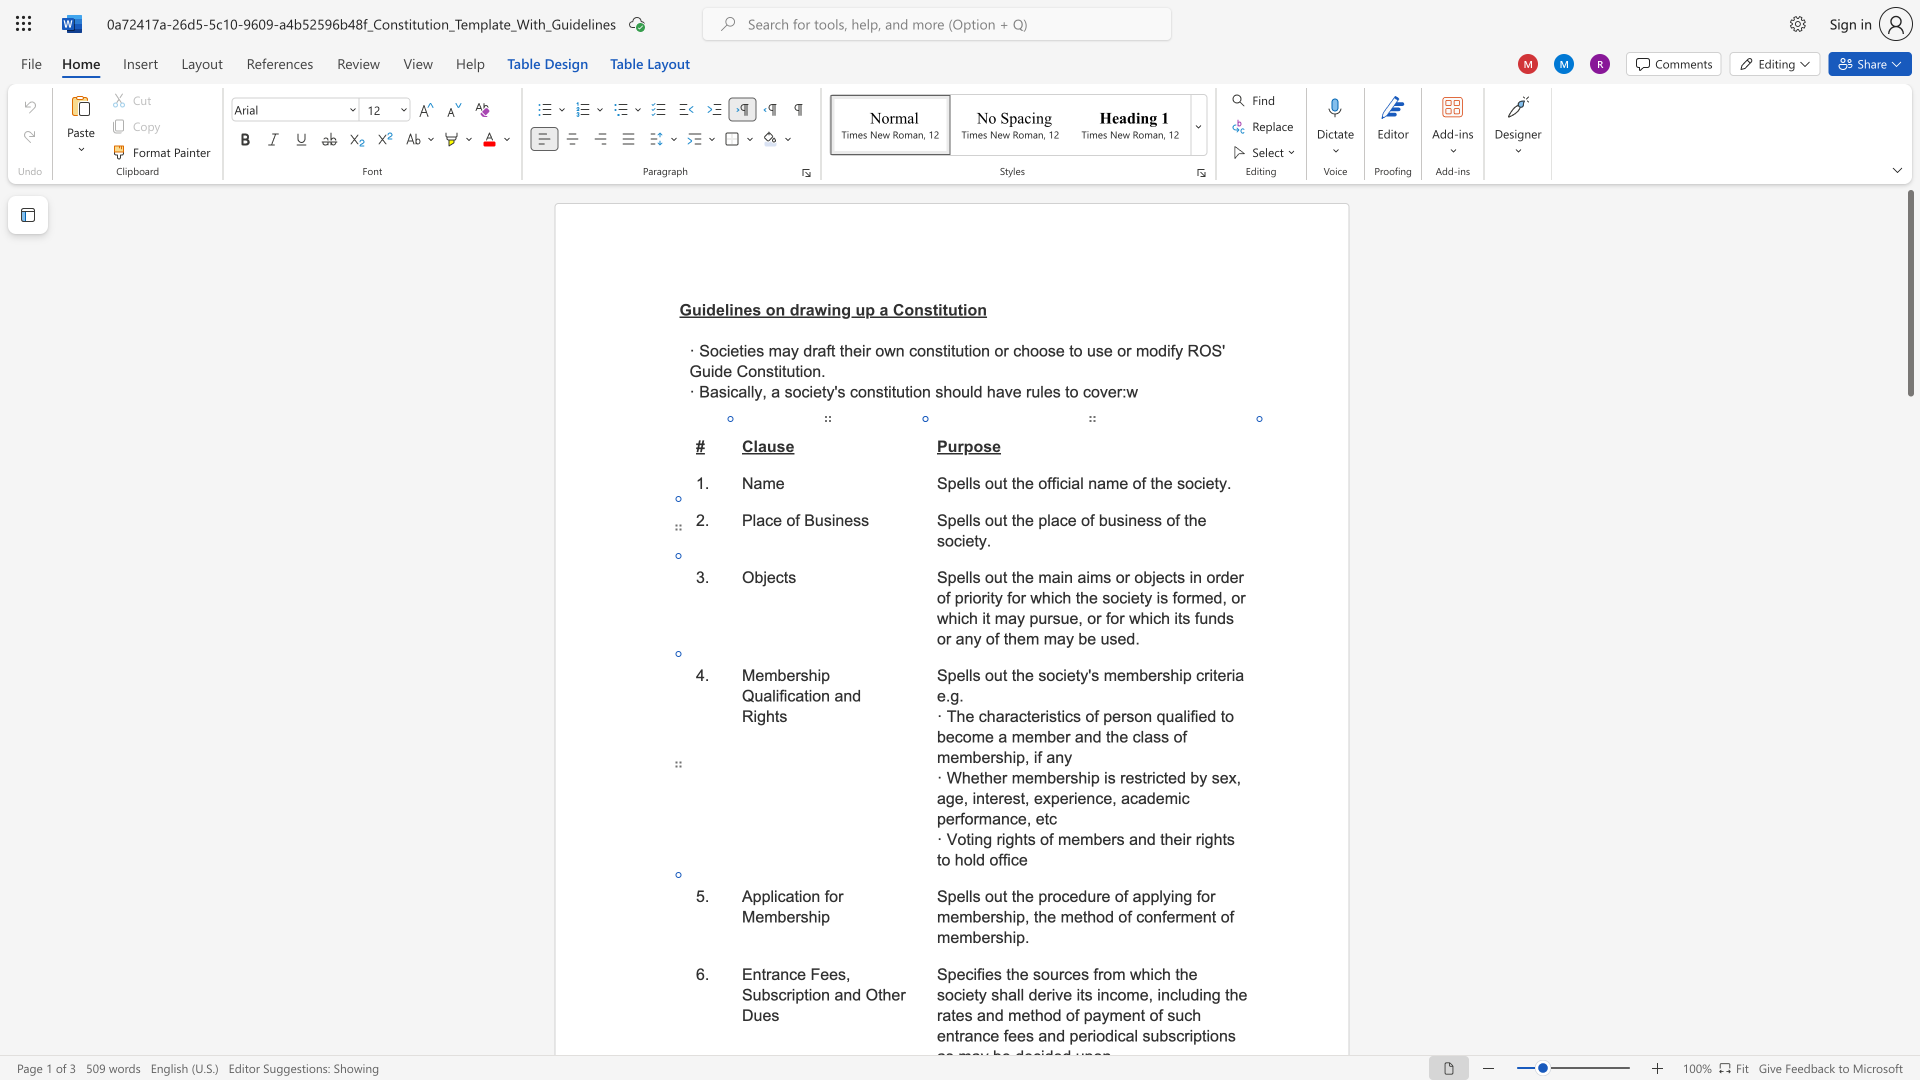 The width and height of the screenshot is (1920, 1080). What do you see at coordinates (757, 715) in the screenshot?
I see `the space between the continuous character "i" and "g" in the text` at bounding box center [757, 715].